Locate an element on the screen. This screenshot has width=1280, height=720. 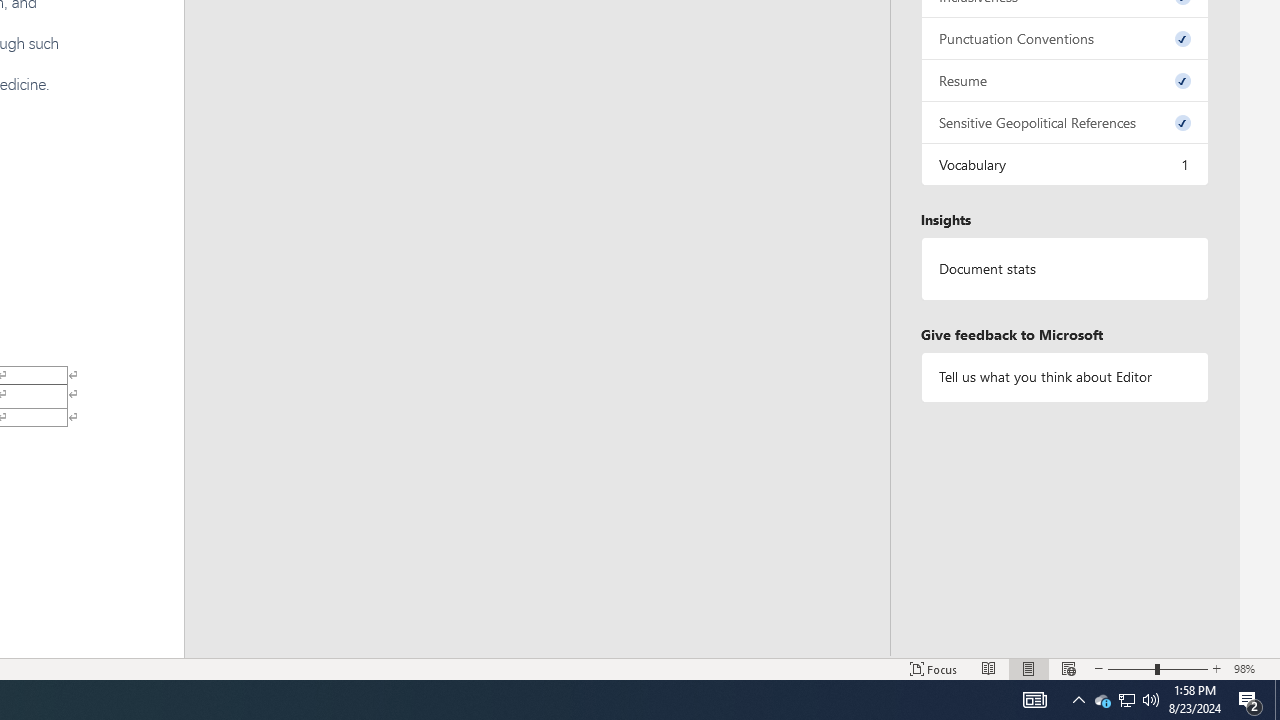
'Tell us what you think about Editor' is located at coordinates (1063, 377).